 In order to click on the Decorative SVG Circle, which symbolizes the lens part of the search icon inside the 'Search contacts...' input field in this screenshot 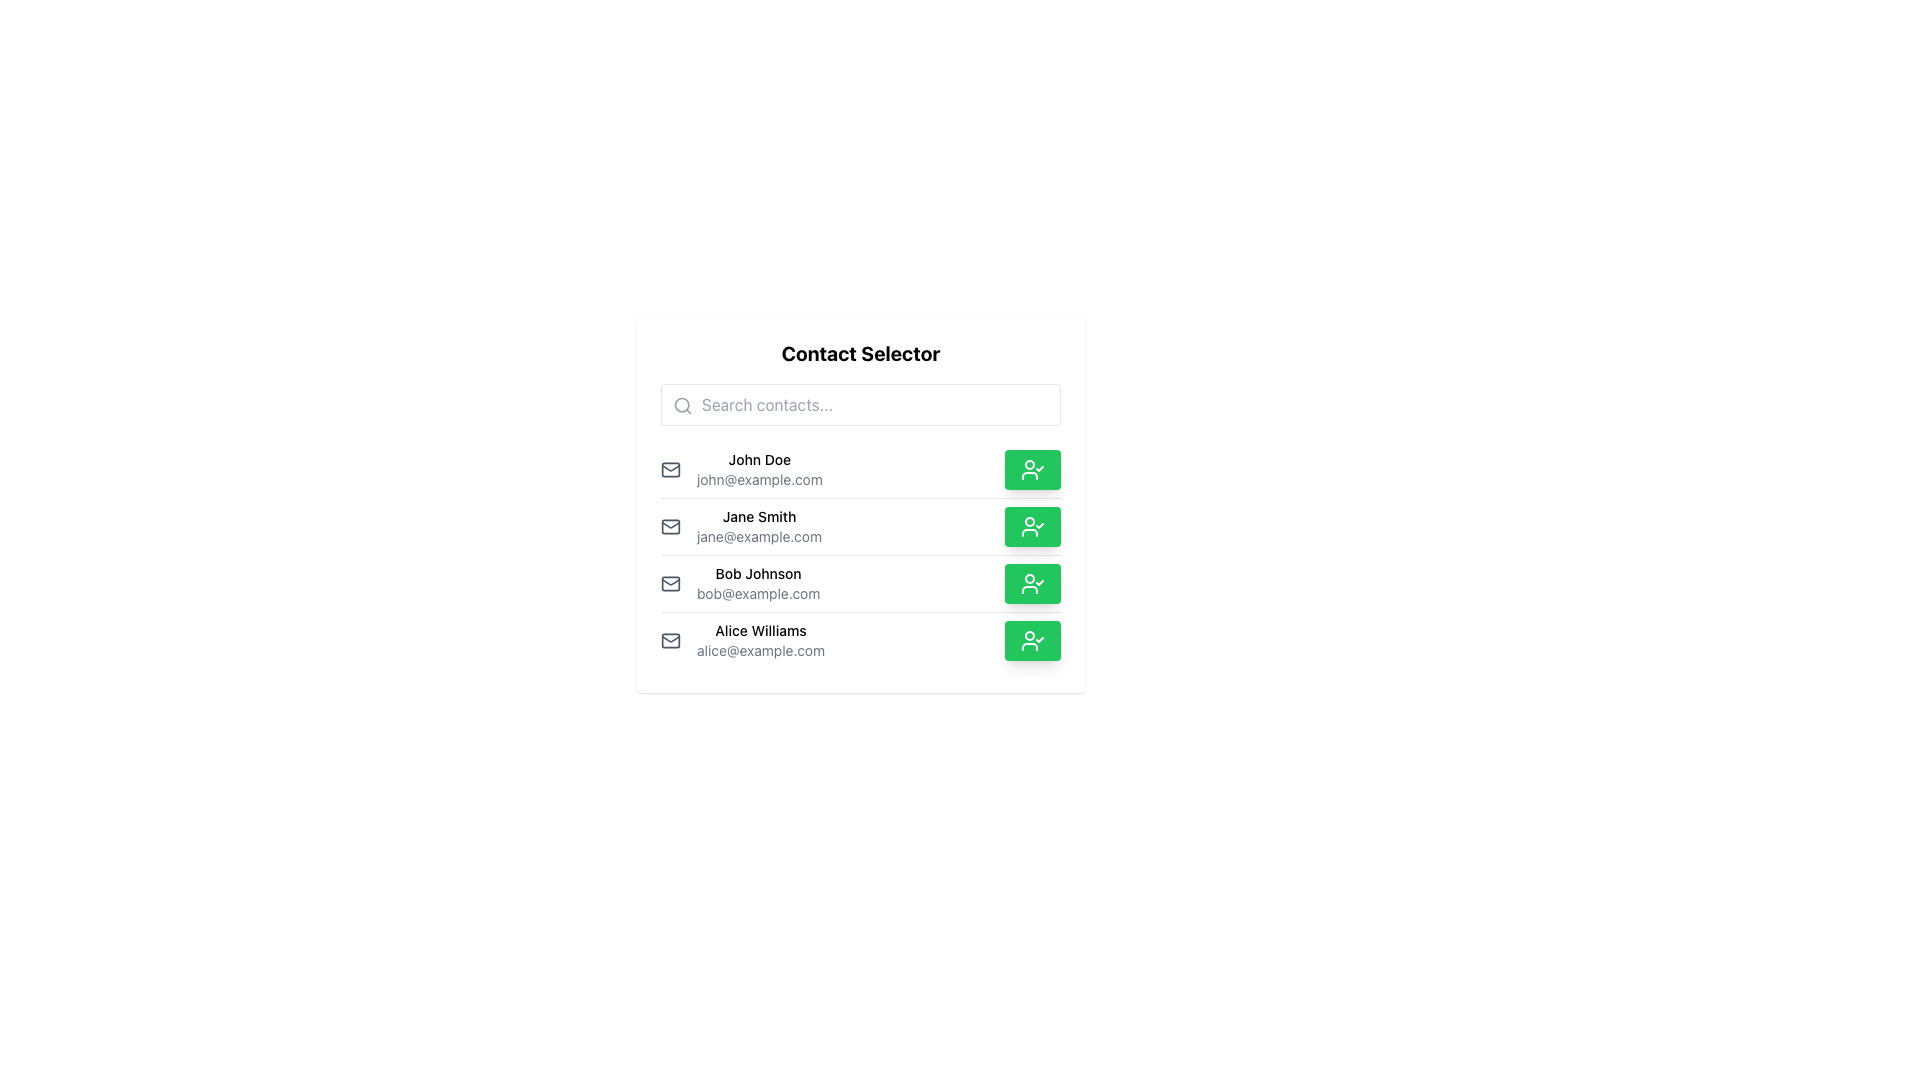, I will do `click(682, 405)`.